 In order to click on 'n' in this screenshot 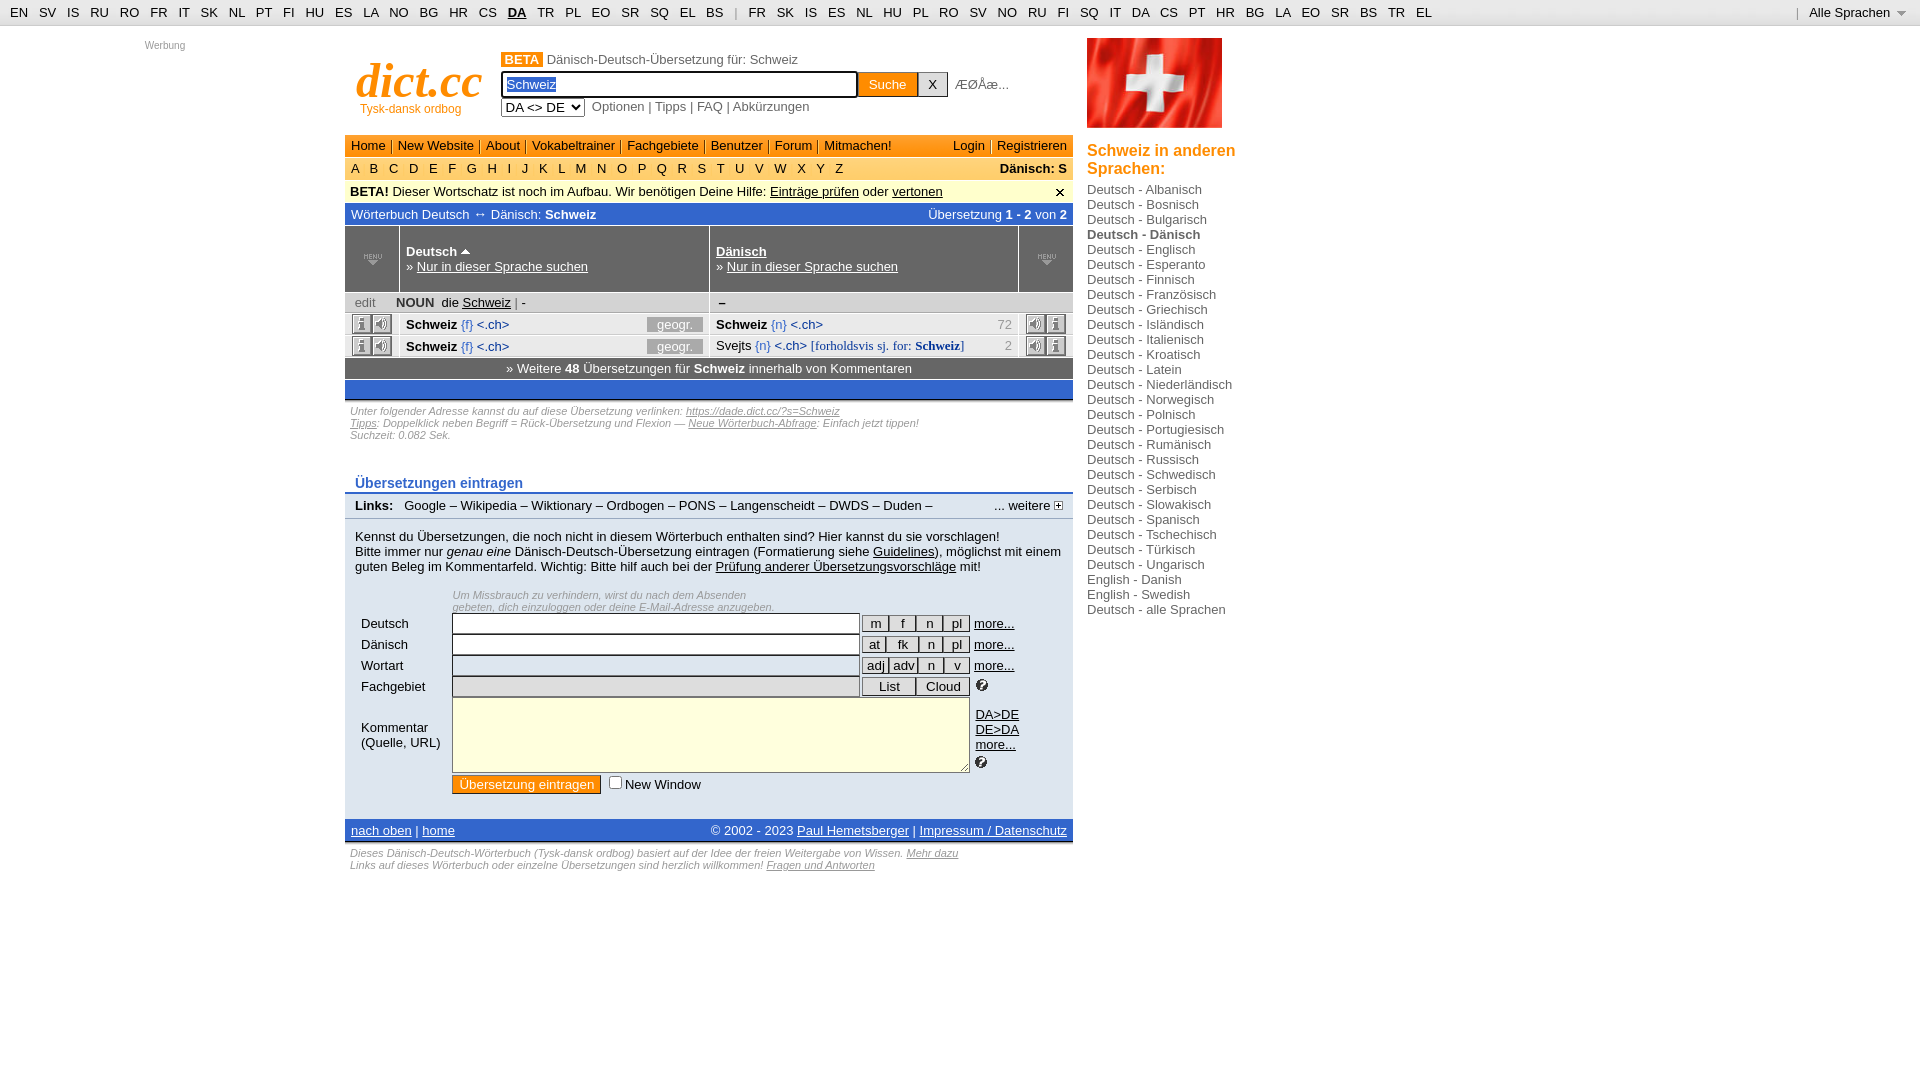, I will do `click(930, 644)`.